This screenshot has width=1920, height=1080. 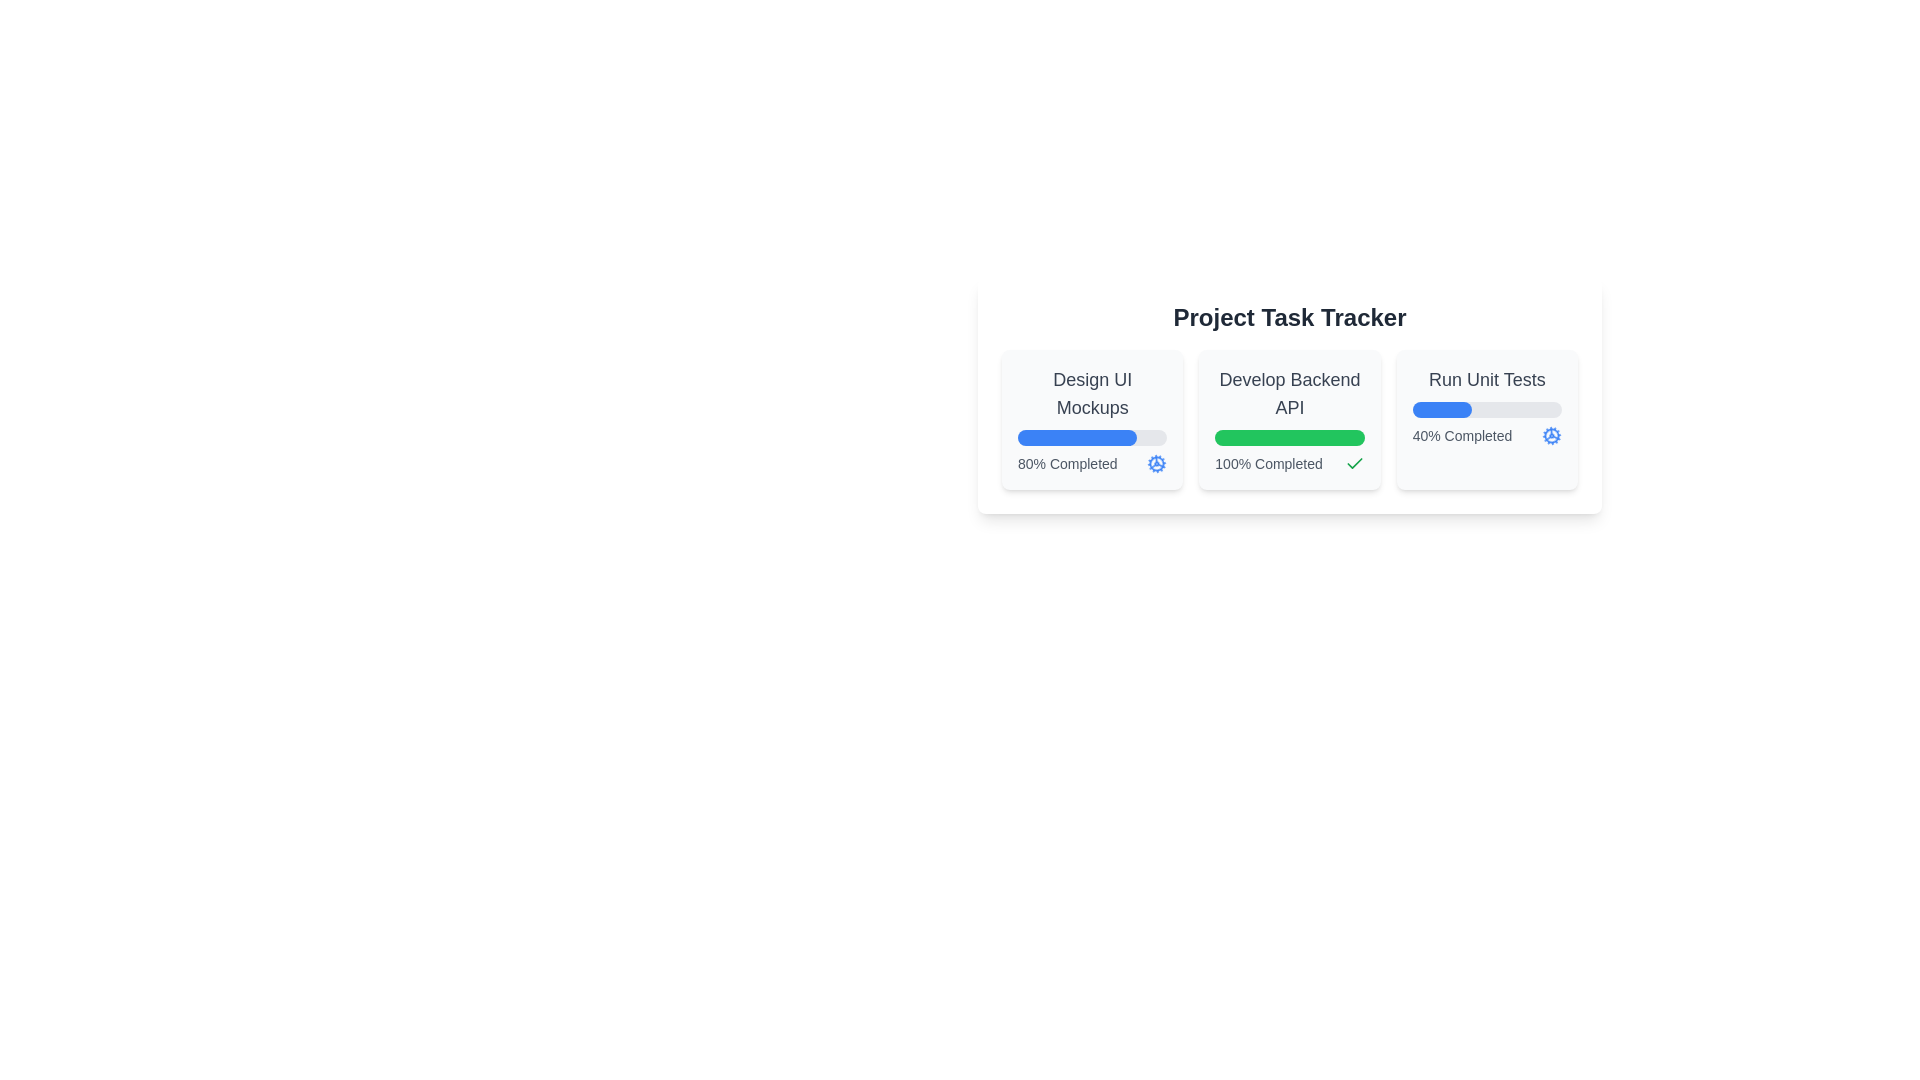 I want to click on the animated blue cog icon indicating processing or settings status, located within the first task card labeled 'Design UI Mockups', at the bottom-middle section of the card, directly to the right of the textual progress bar, so click(x=1157, y=463).